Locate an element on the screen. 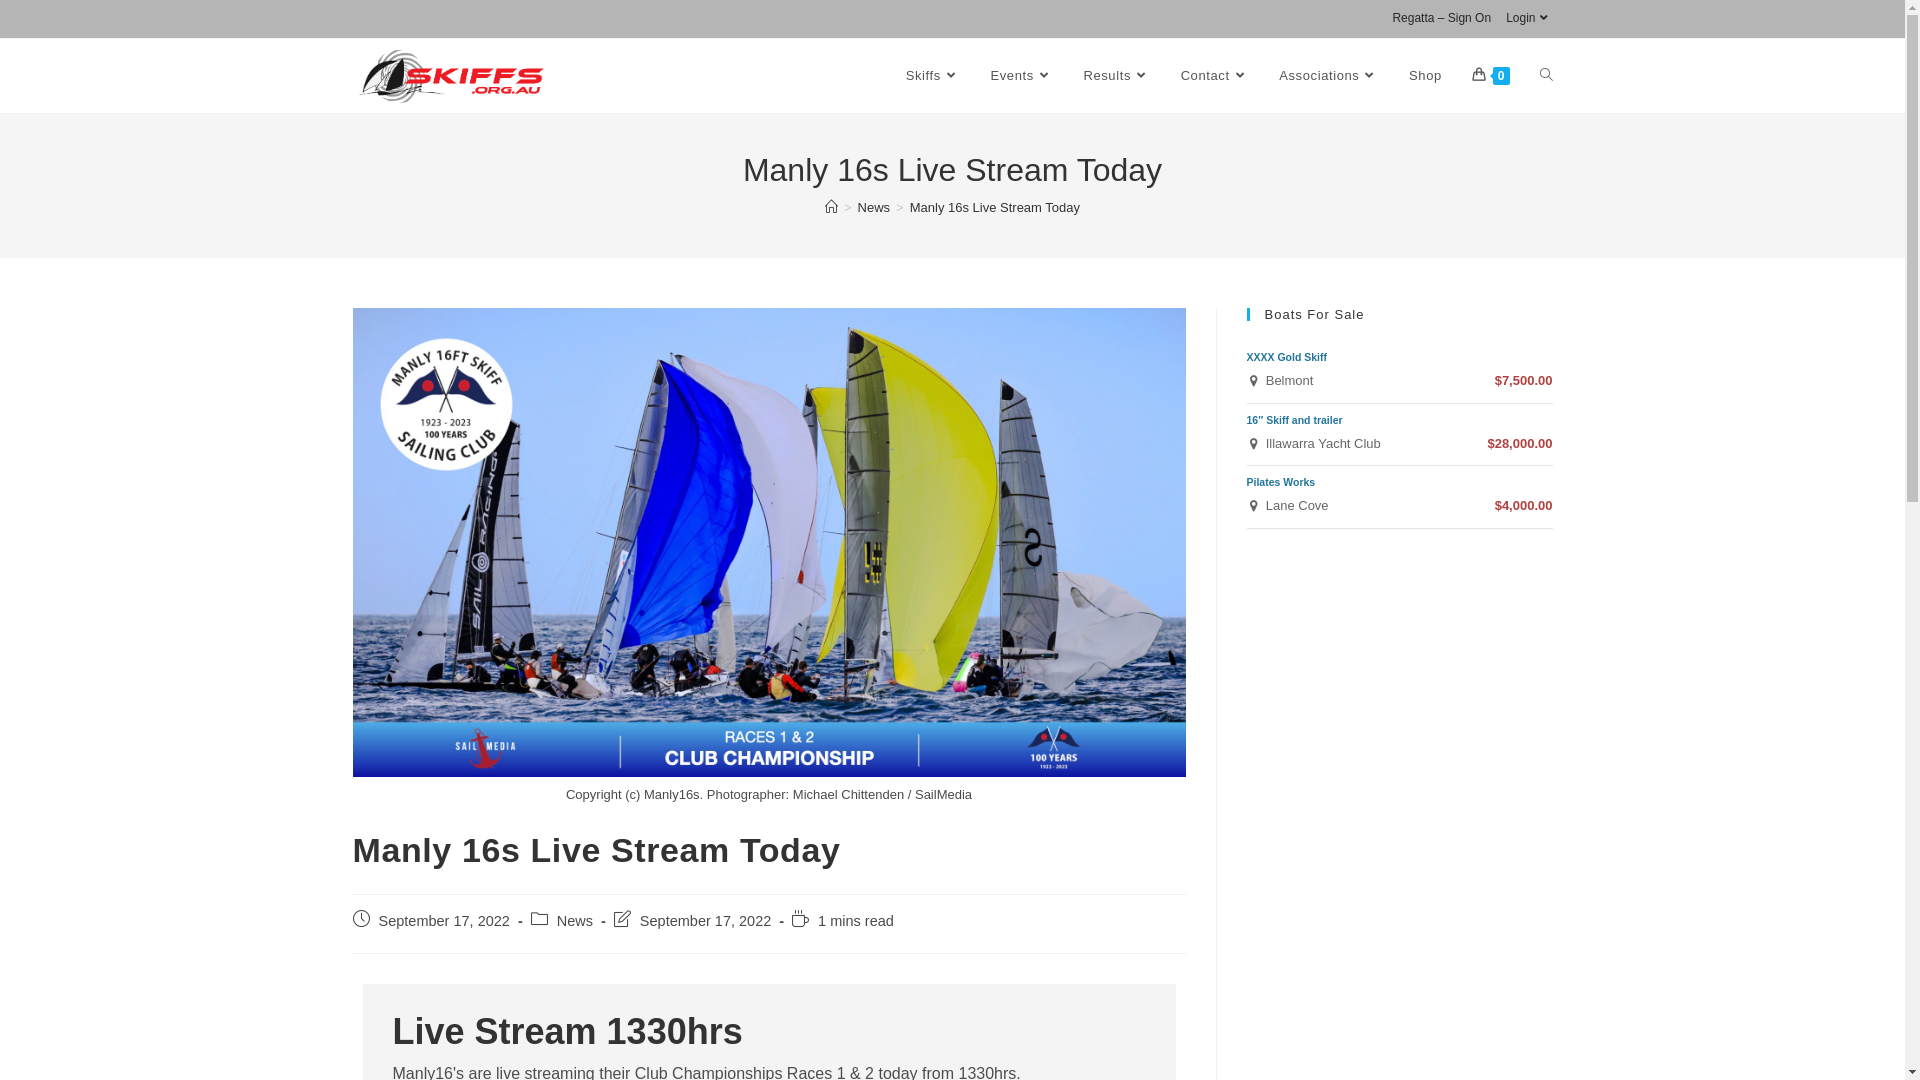 Image resolution: width=1920 pixels, height=1080 pixels. 'XXXX Gold Skiff' is located at coordinates (1286, 356).